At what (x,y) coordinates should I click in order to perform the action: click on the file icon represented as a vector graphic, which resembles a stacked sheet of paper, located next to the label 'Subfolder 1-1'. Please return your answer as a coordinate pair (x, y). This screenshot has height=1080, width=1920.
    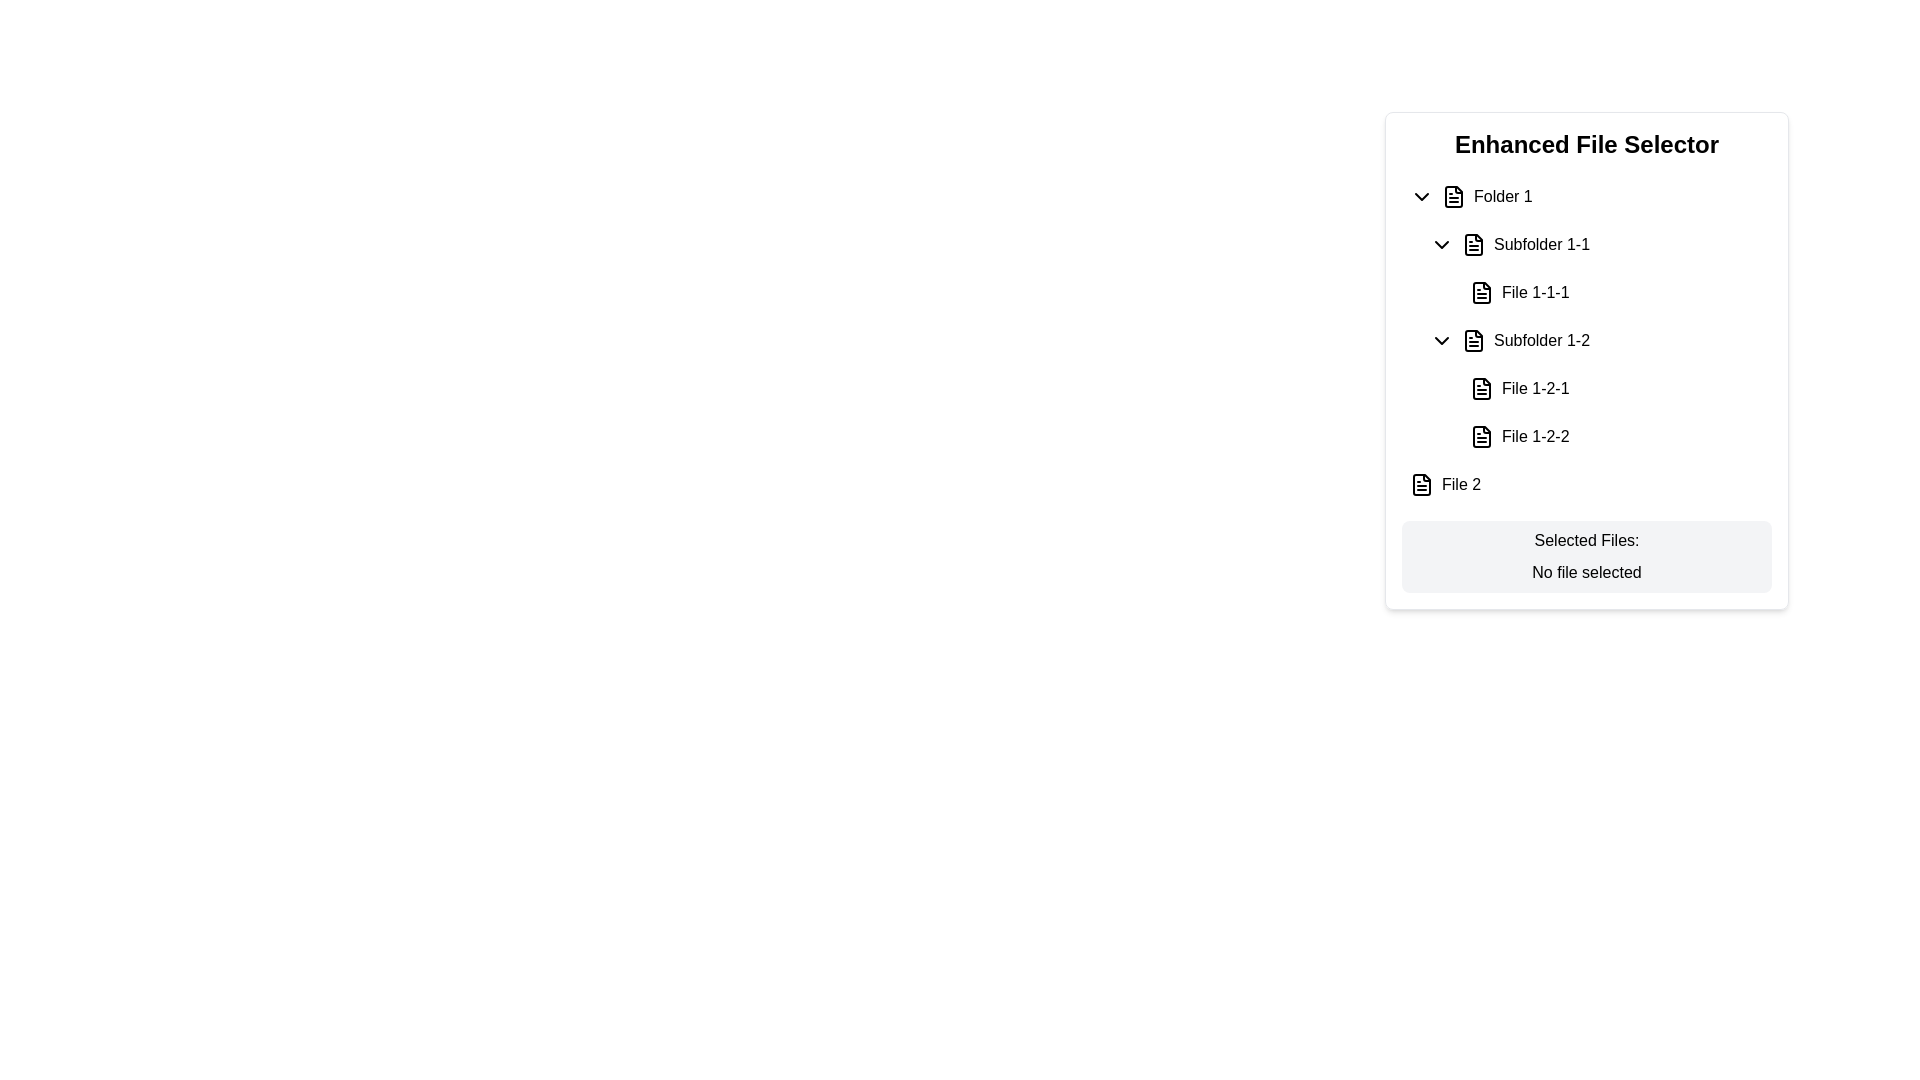
    Looking at the image, I should click on (1473, 244).